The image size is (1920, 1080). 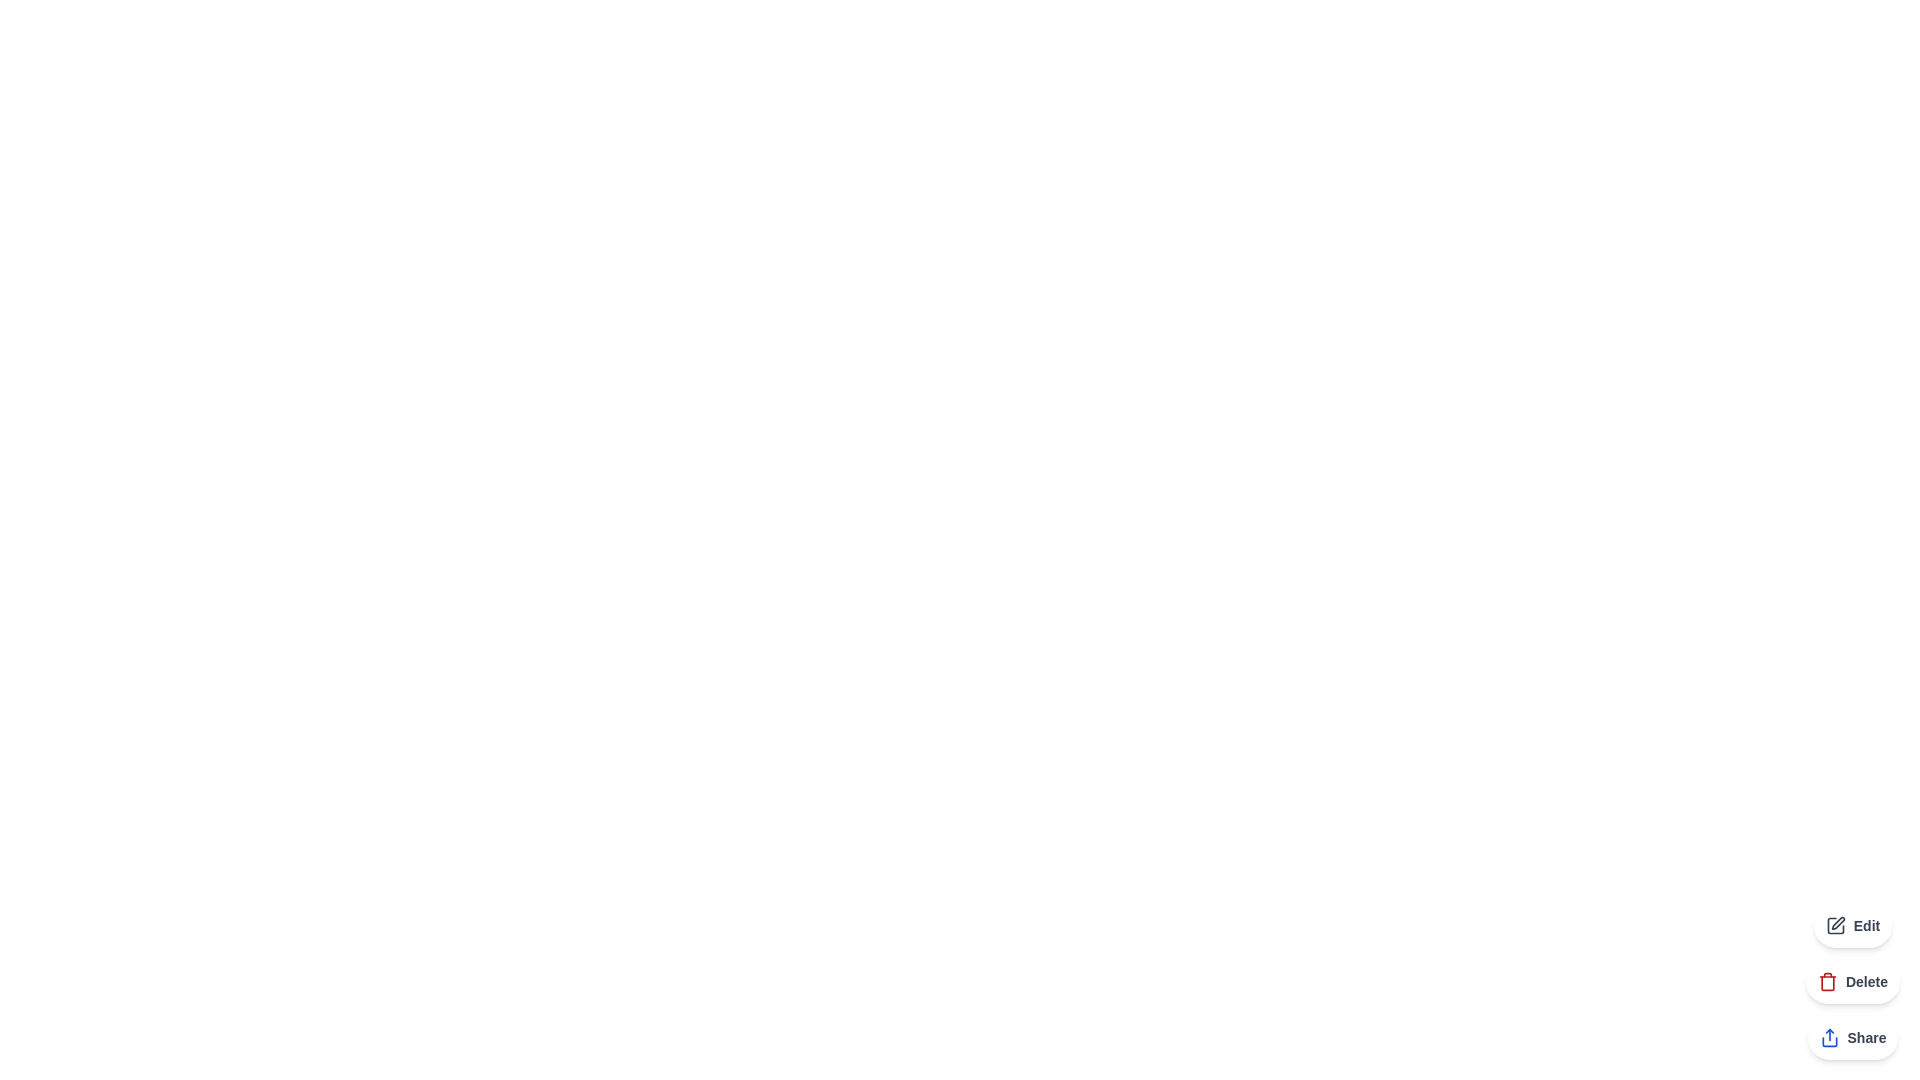 What do you see at coordinates (1851, 981) in the screenshot?
I see `the second button in the sequence of three buttons located at the bottom-right corner of the main interface to invoke the delete operation` at bounding box center [1851, 981].